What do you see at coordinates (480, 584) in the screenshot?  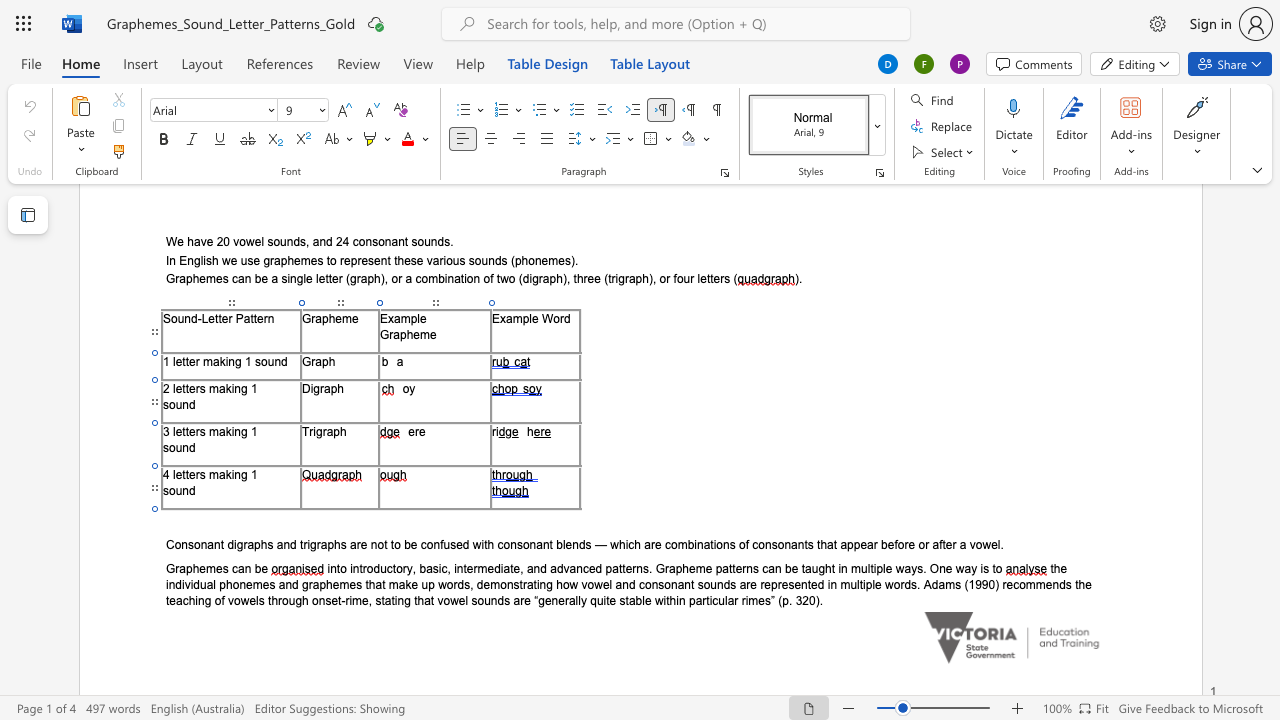 I see `the 1th character "d" in the text` at bounding box center [480, 584].